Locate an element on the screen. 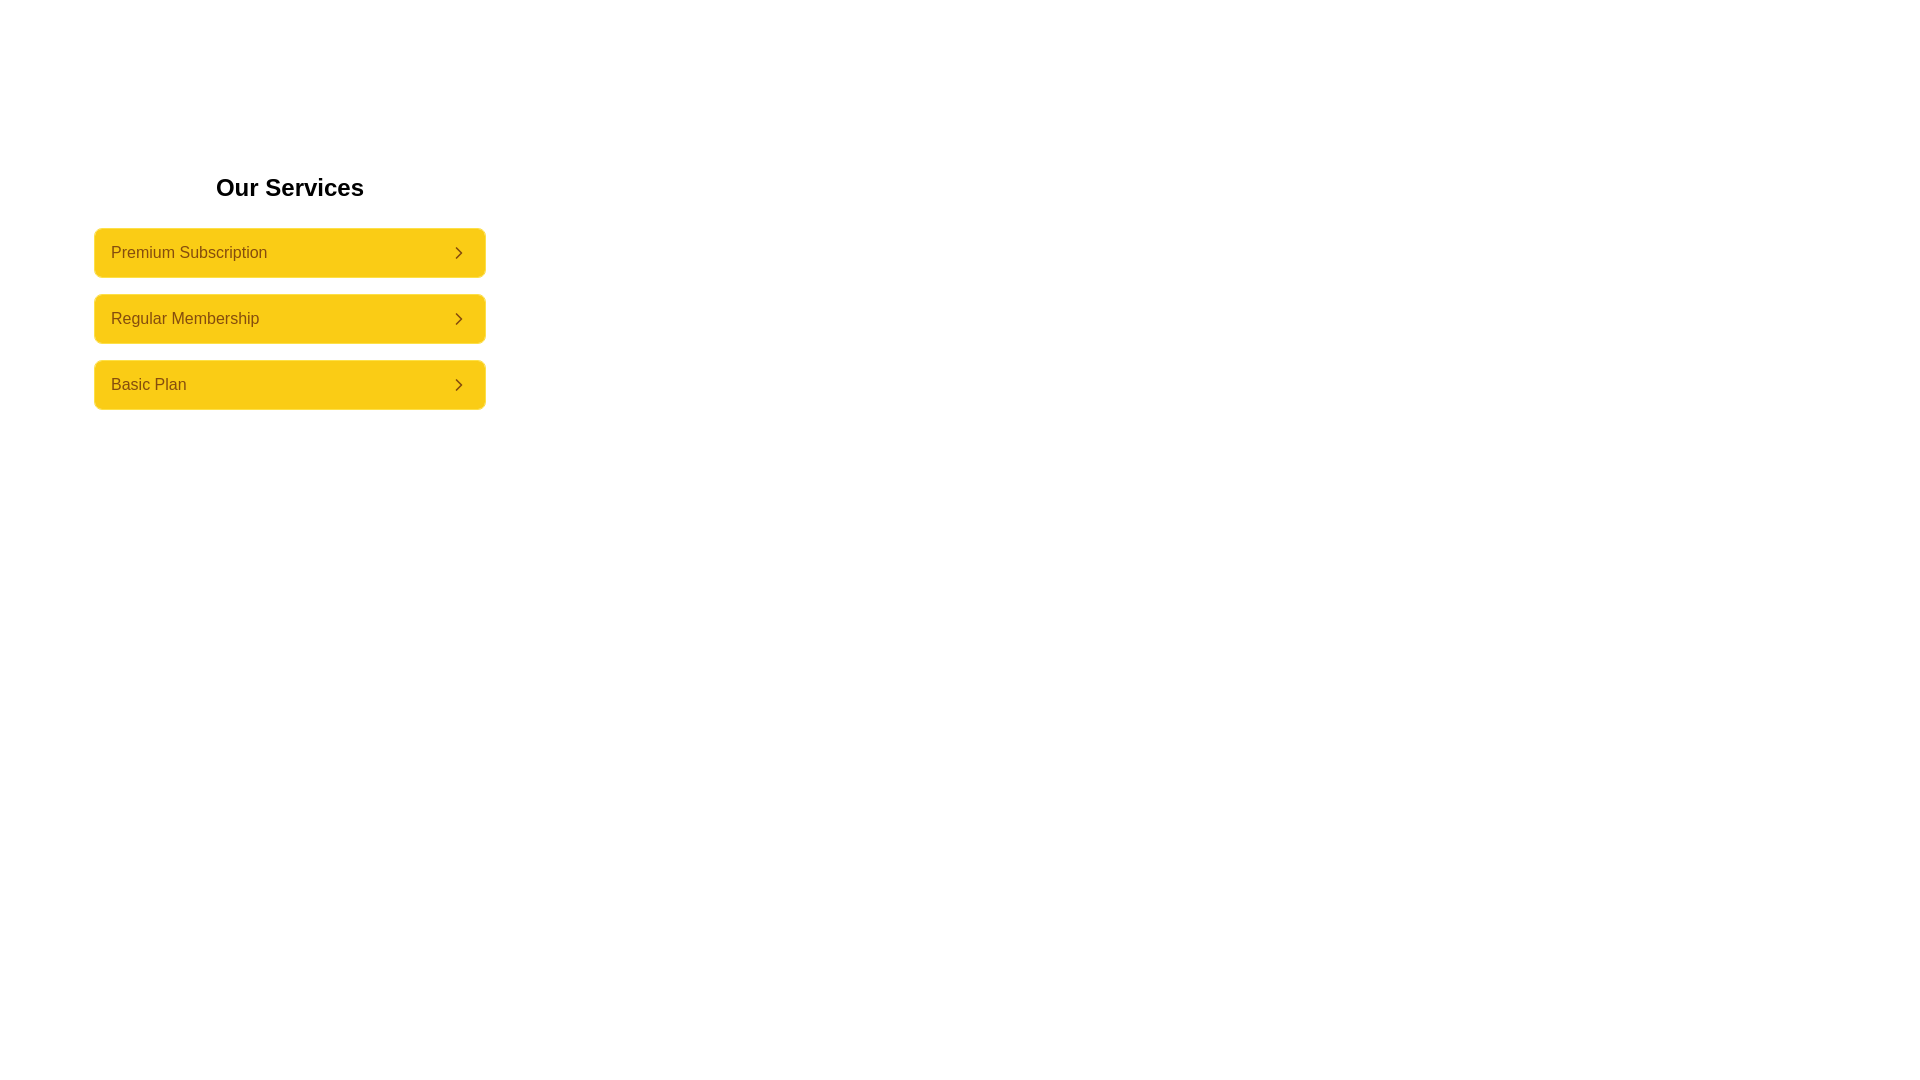  the small right-pointing chevron arrow icon located to the right of the 'Regular Membership' button is located at coordinates (458, 318).